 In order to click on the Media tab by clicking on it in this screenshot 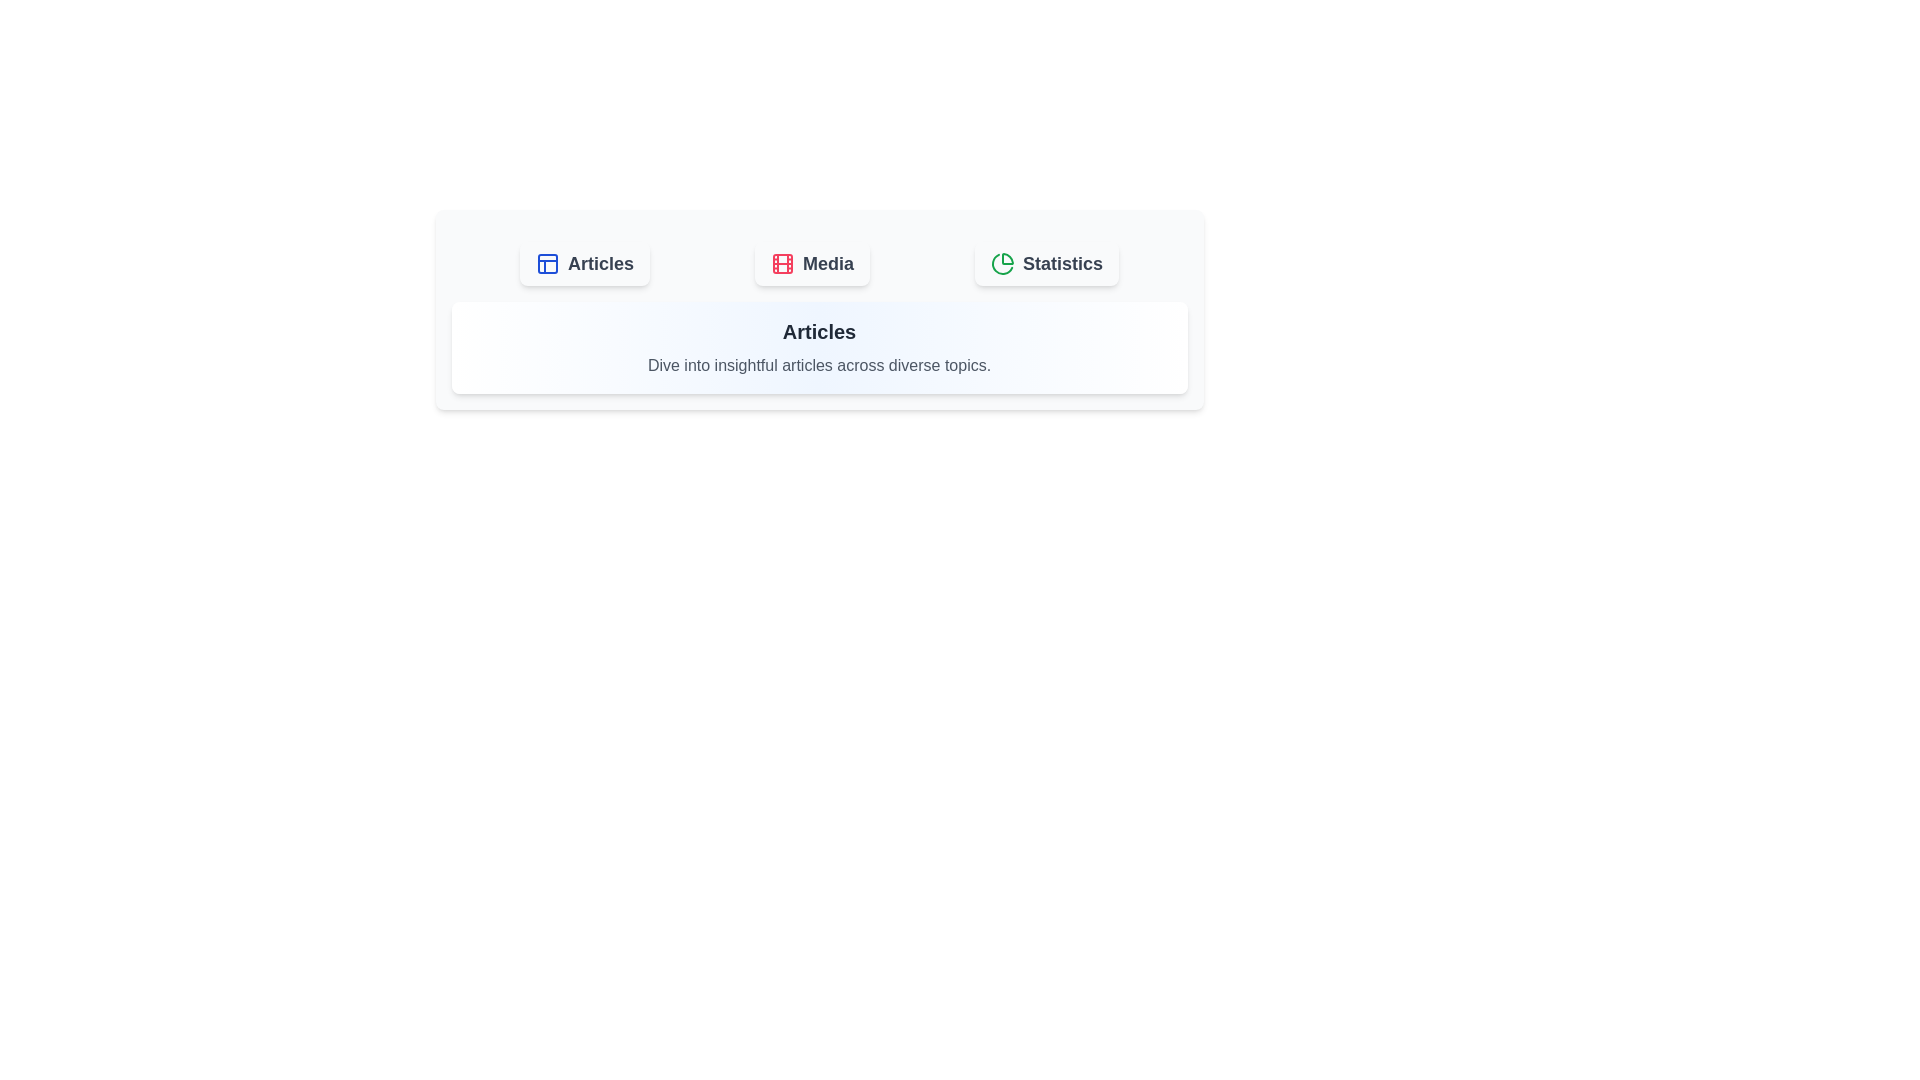, I will do `click(812, 262)`.